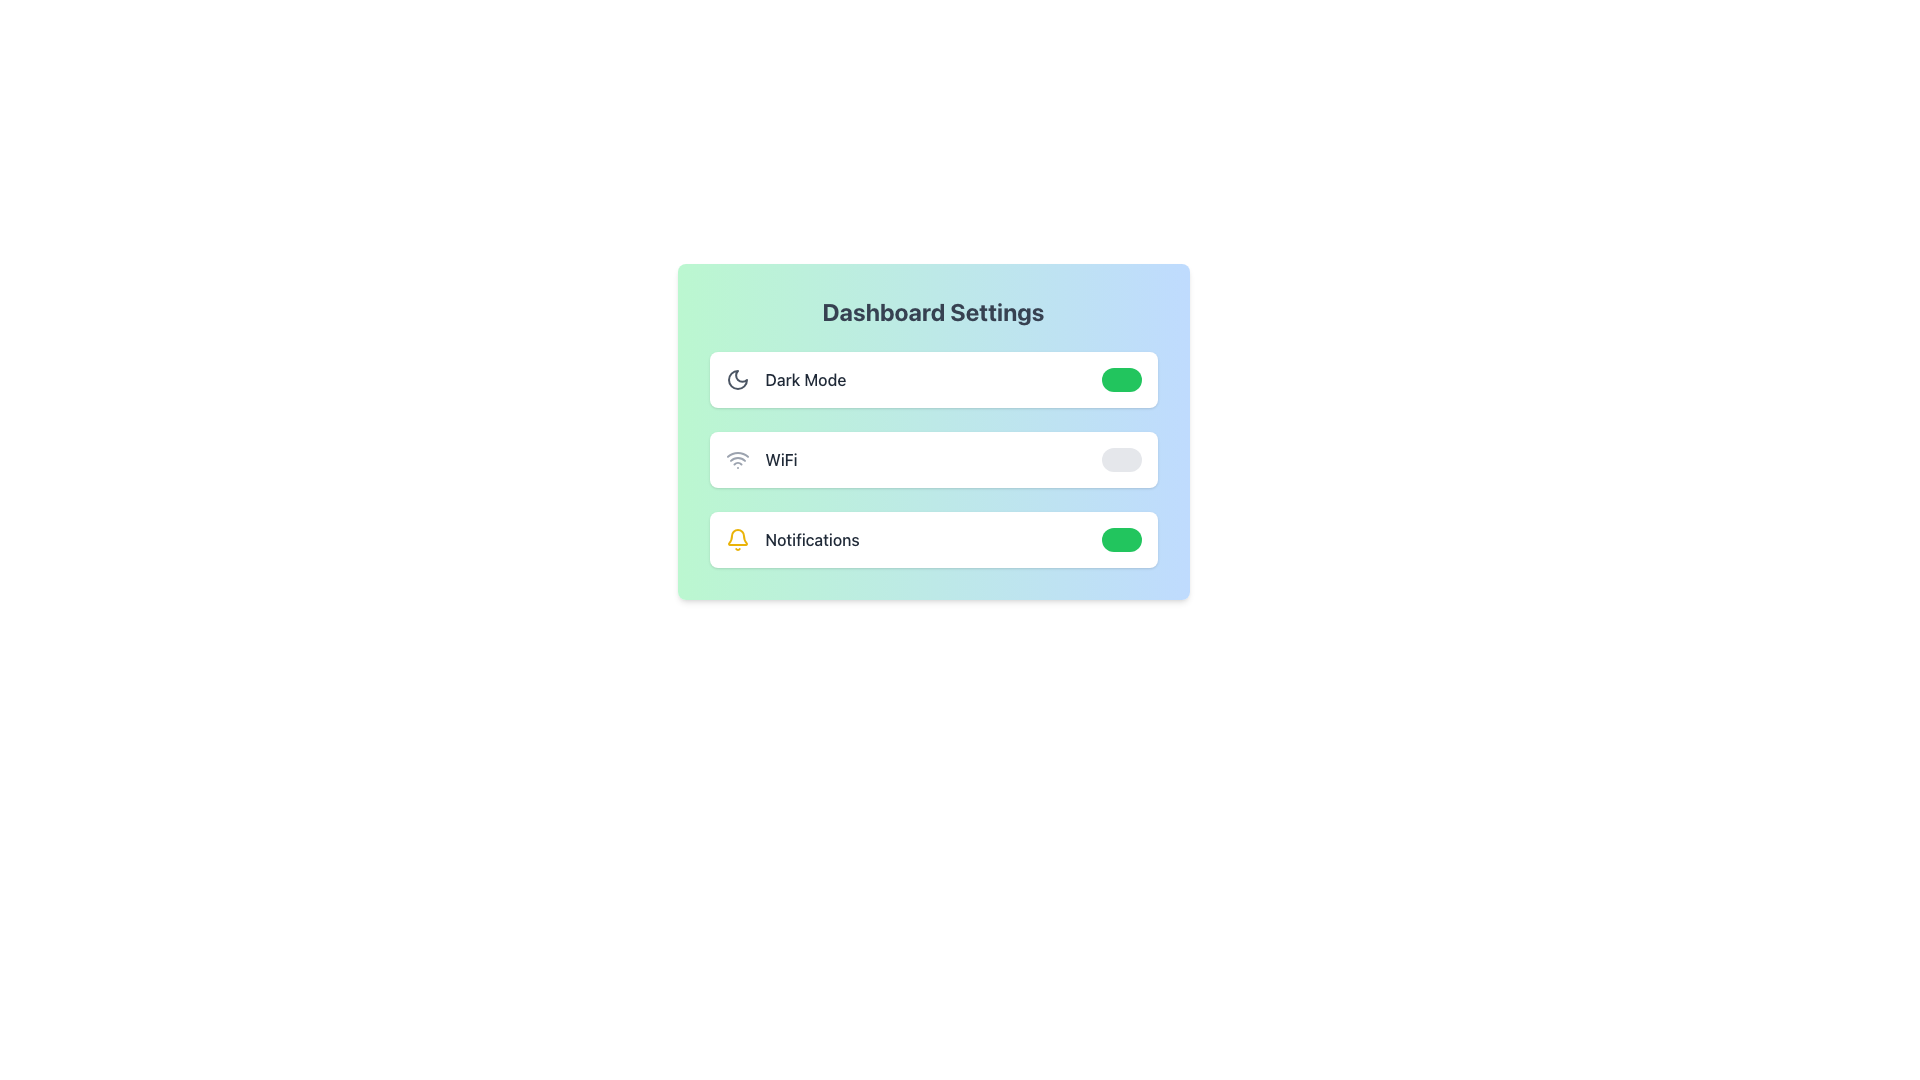 This screenshot has width=1920, height=1080. What do you see at coordinates (784, 380) in the screenshot?
I see `the 'Dark Mode' label with icon and text to trigger the tooltip or styling change` at bounding box center [784, 380].